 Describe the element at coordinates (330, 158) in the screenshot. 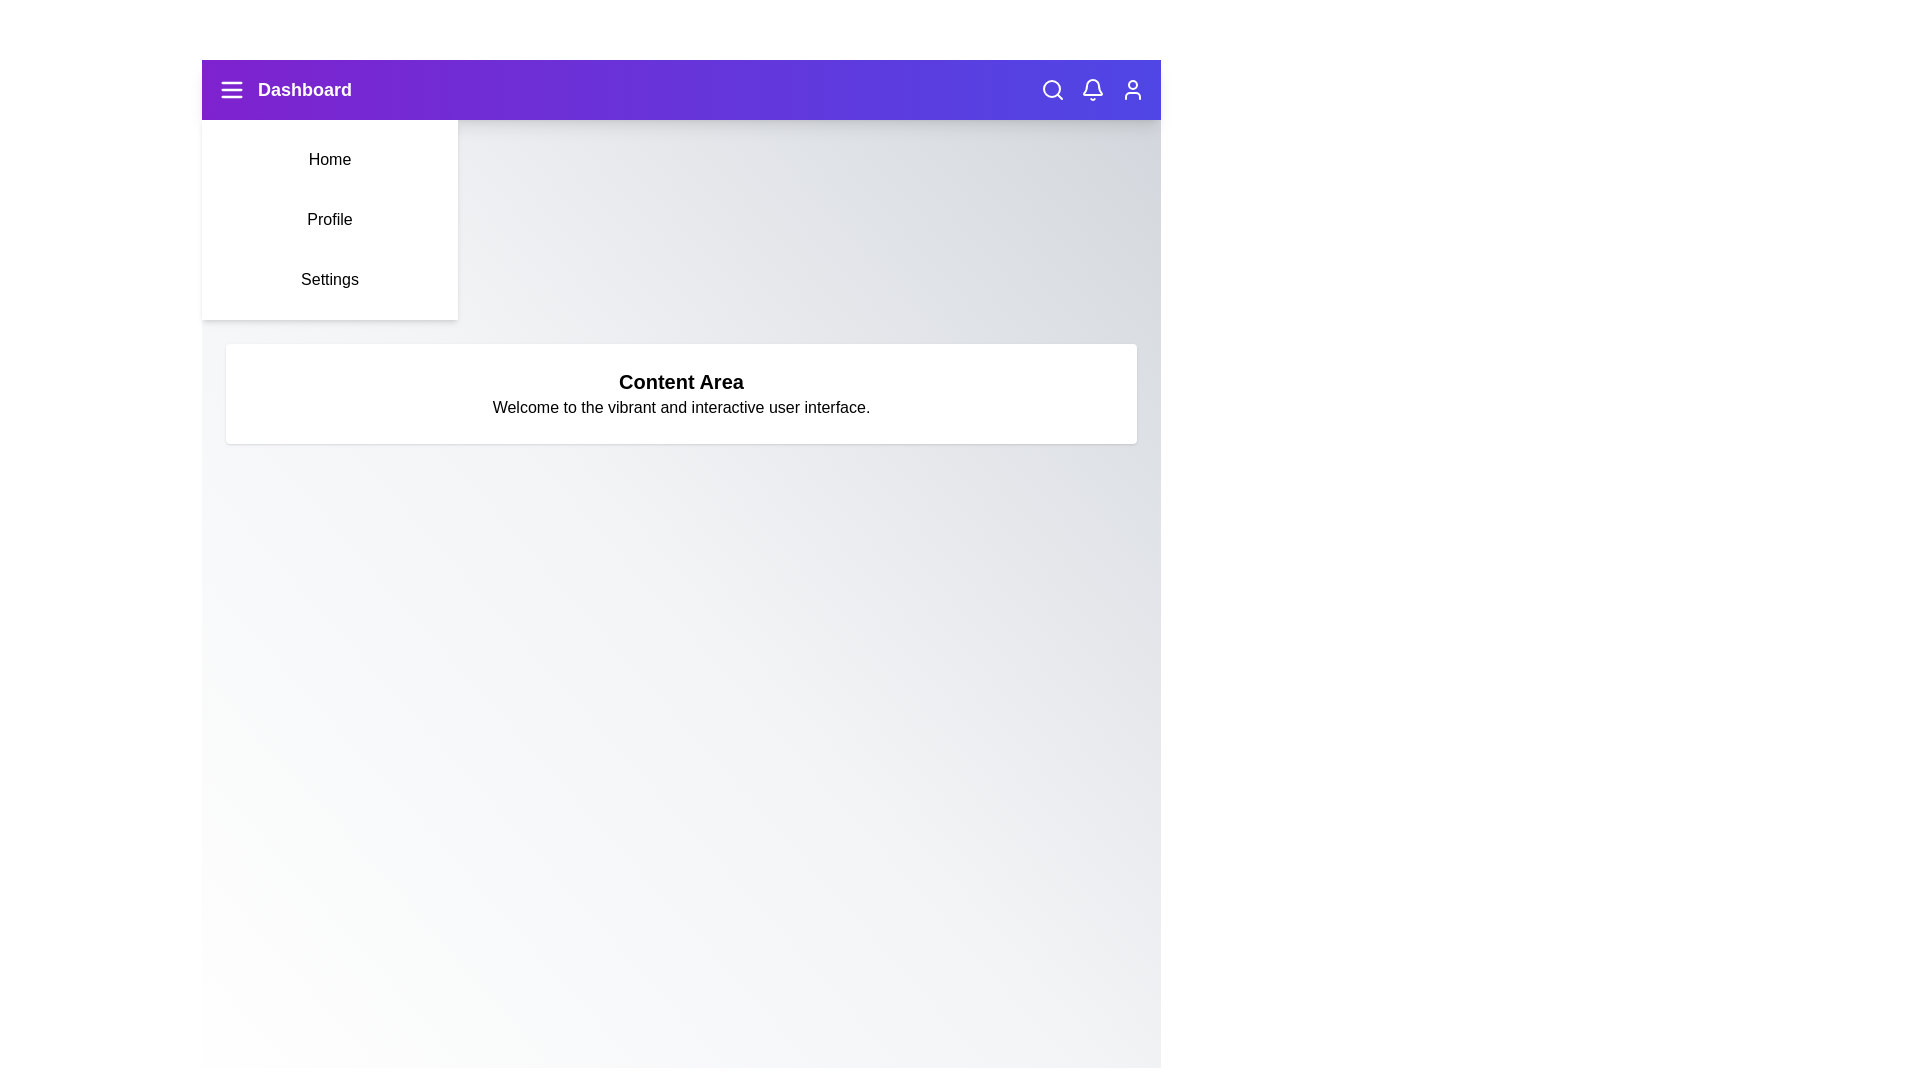

I see `the navigation option Home in the navigation bar` at that location.